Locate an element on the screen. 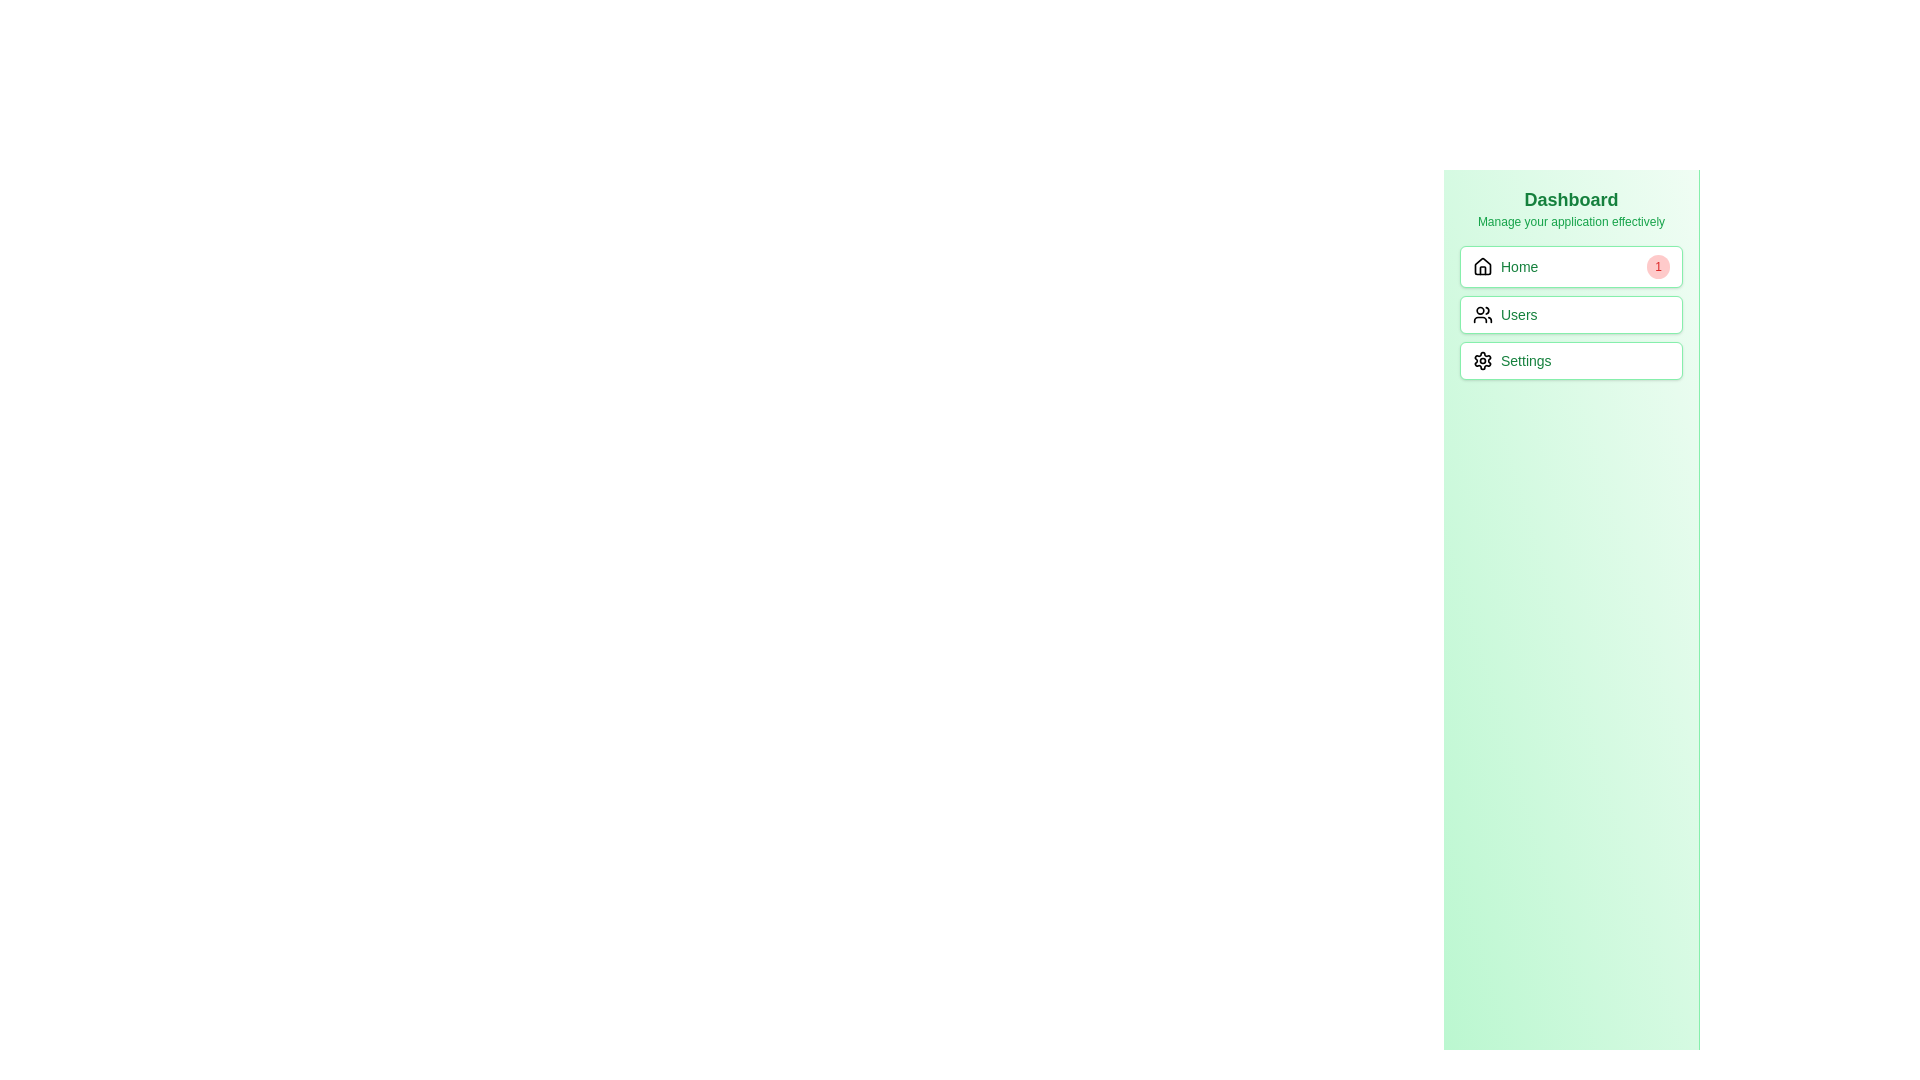 This screenshot has width=1920, height=1080. the small, pill-shaped badge with a red background and the number '1' in red text, located near the upper-right edge of the 'Home' card in the vertical navigation menu is located at coordinates (1658, 265).